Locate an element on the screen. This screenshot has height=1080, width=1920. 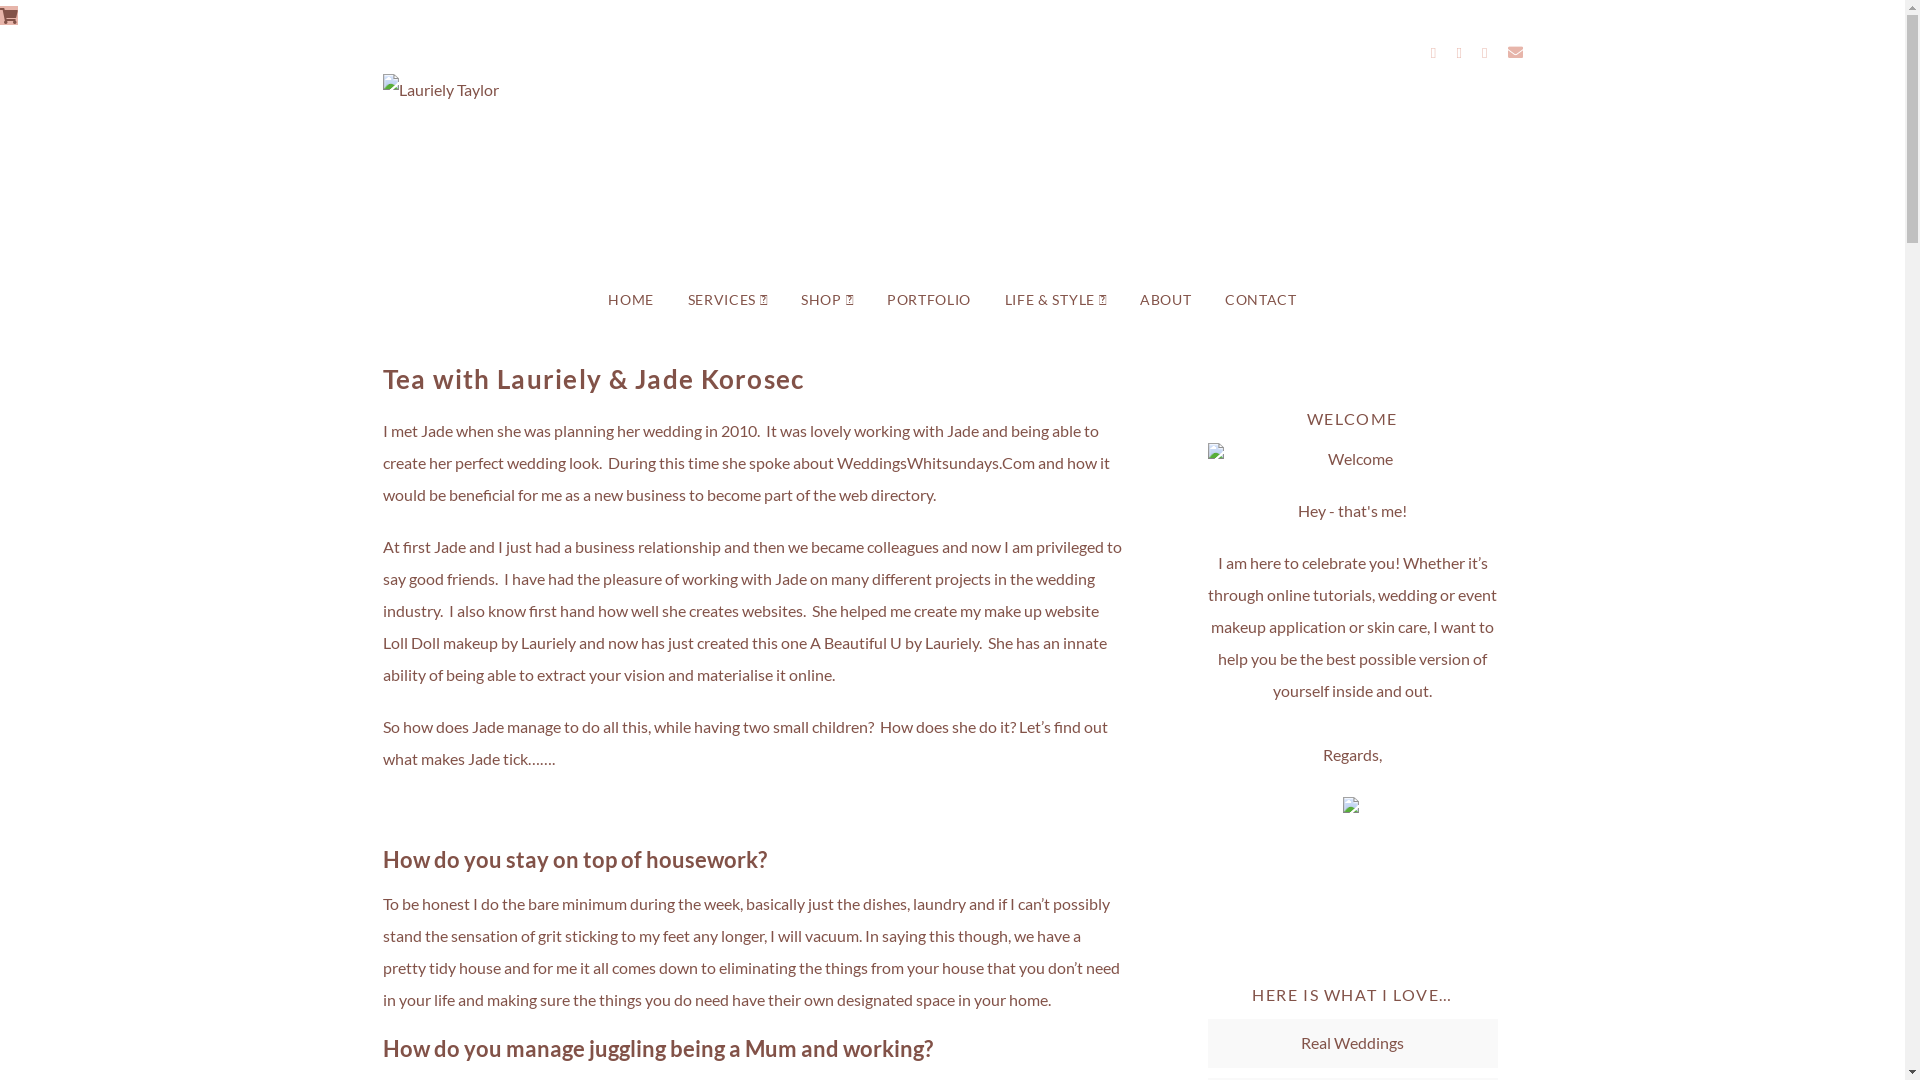
'ABOUT' is located at coordinates (1165, 300).